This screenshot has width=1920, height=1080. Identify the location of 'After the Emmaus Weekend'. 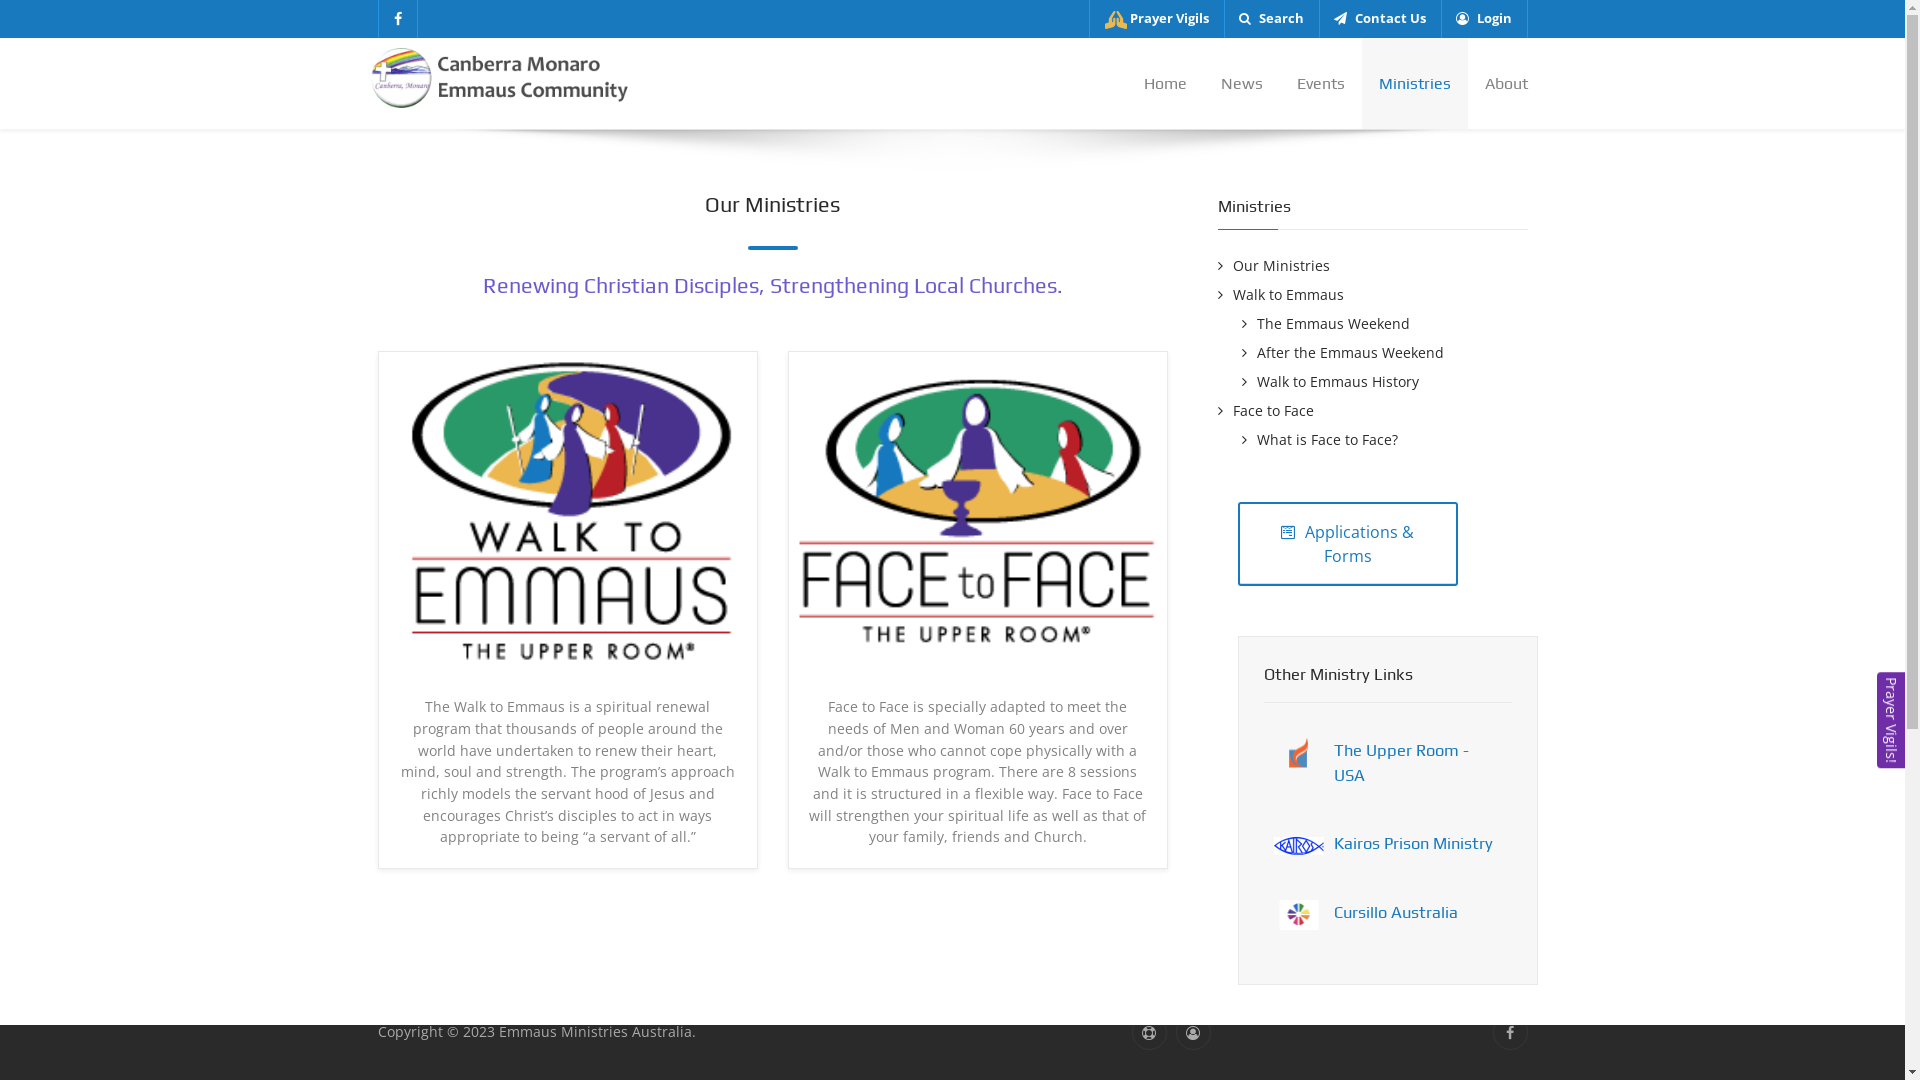
(1343, 351).